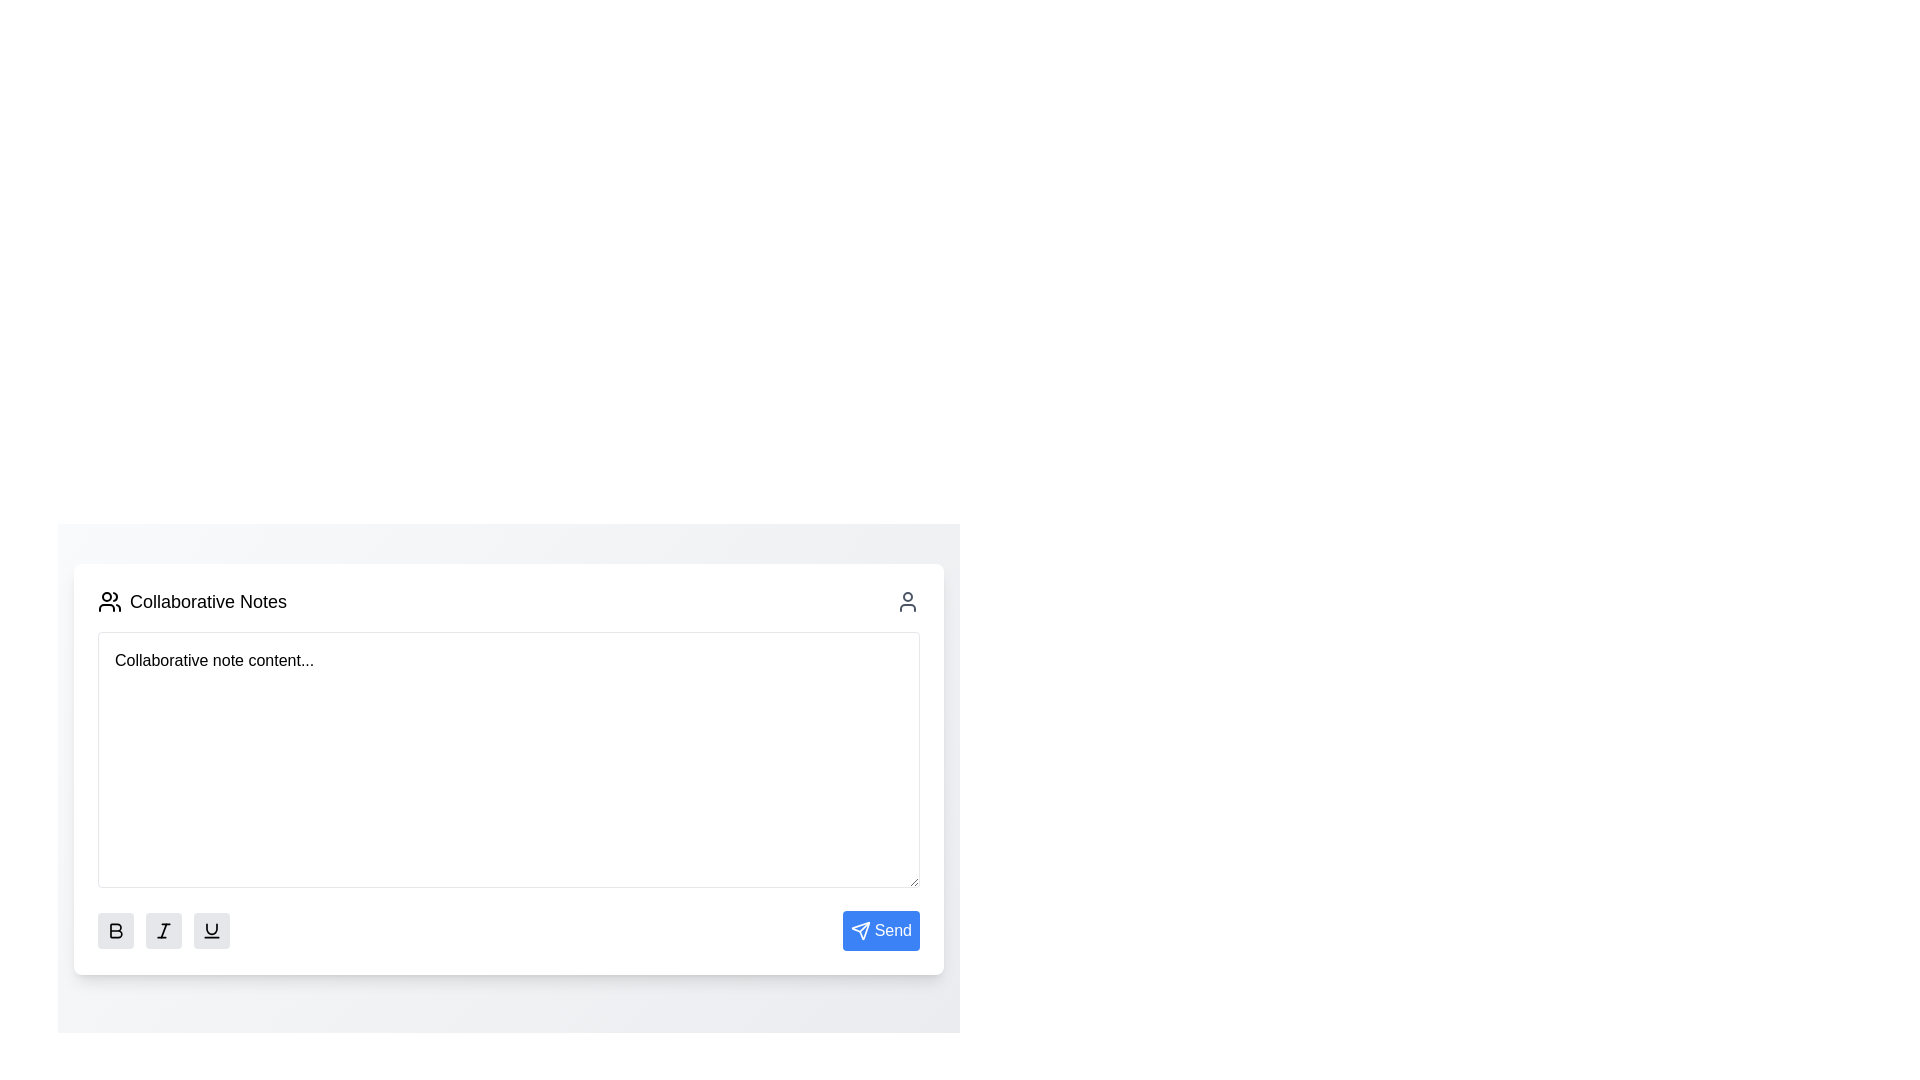  Describe the element at coordinates (114, 930) in the screenshot. I see `the bold toggle button located at the bottom-left of the 'Collaborative Notes' area, which is the first button in a horizontal group of three buttons` at that location.